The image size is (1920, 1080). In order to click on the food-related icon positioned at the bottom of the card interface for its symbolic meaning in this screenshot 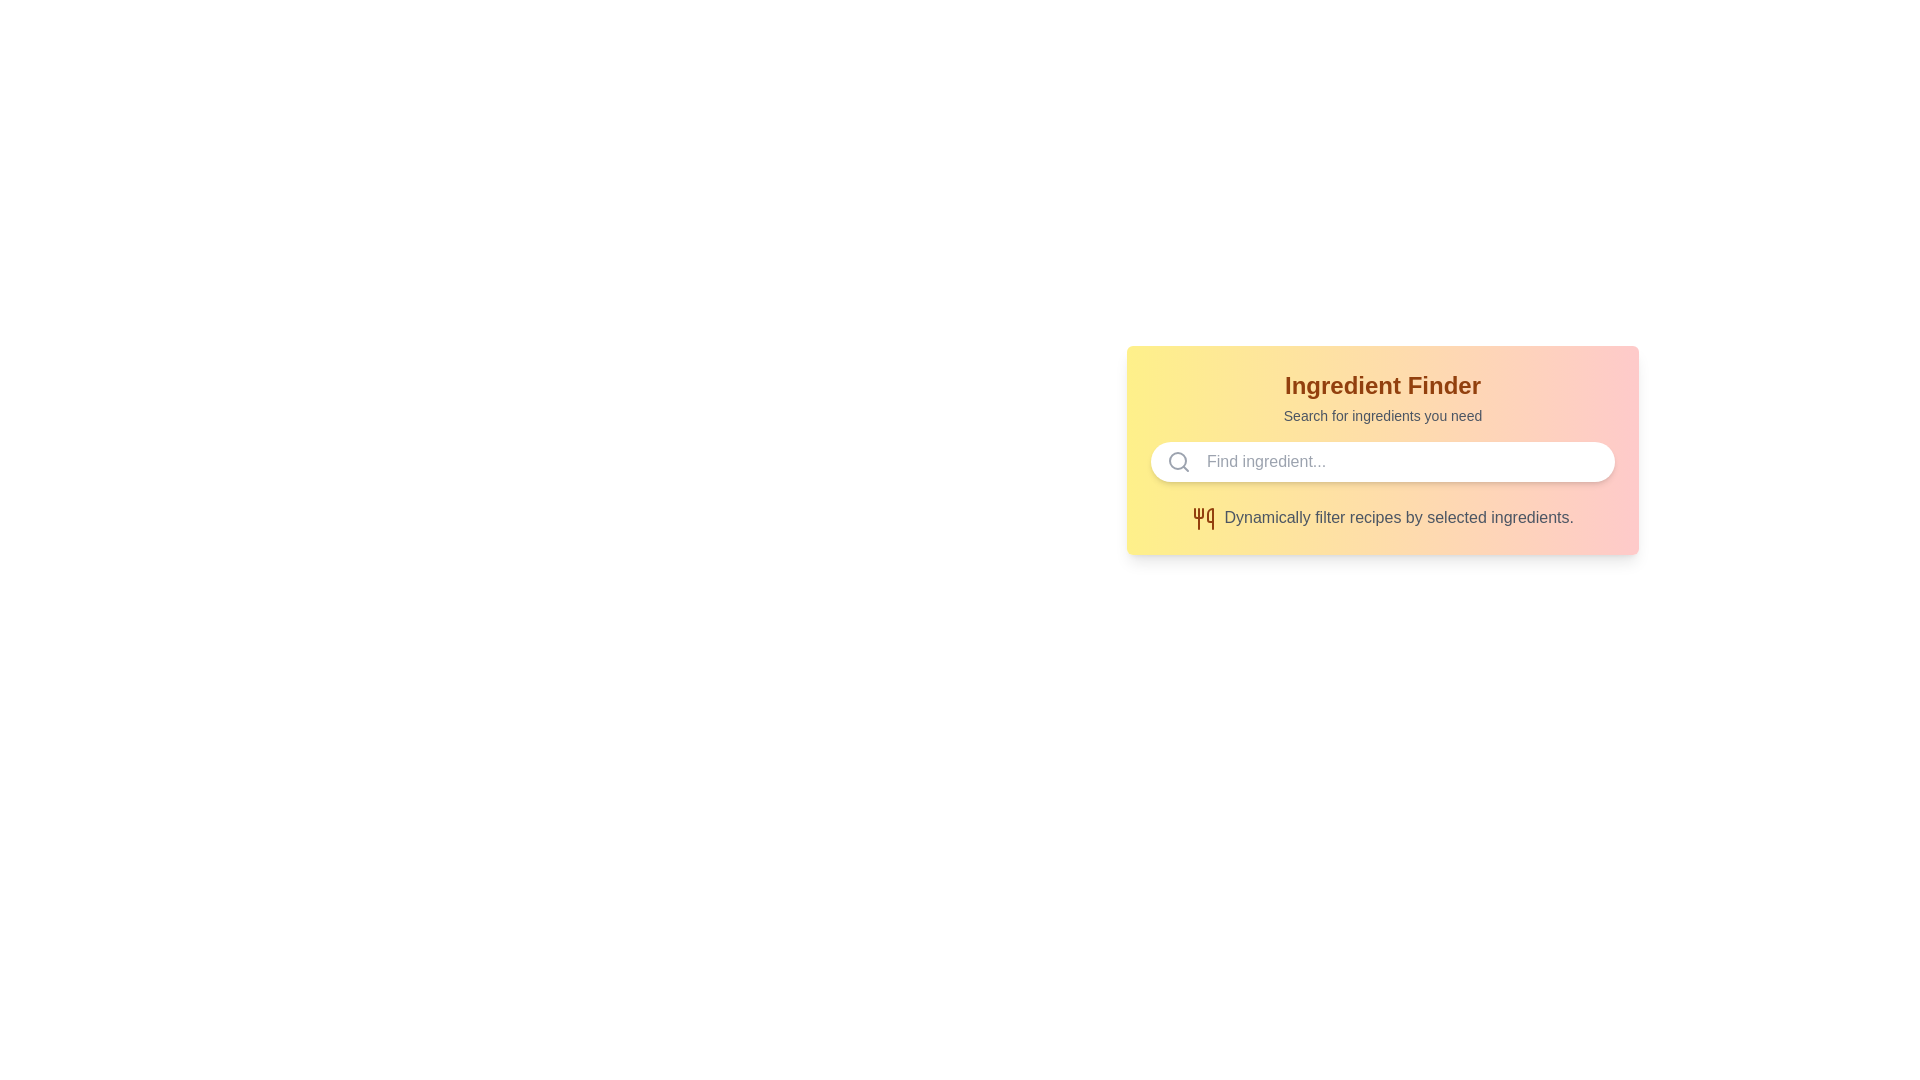, I will do `click(1203, 517)`.